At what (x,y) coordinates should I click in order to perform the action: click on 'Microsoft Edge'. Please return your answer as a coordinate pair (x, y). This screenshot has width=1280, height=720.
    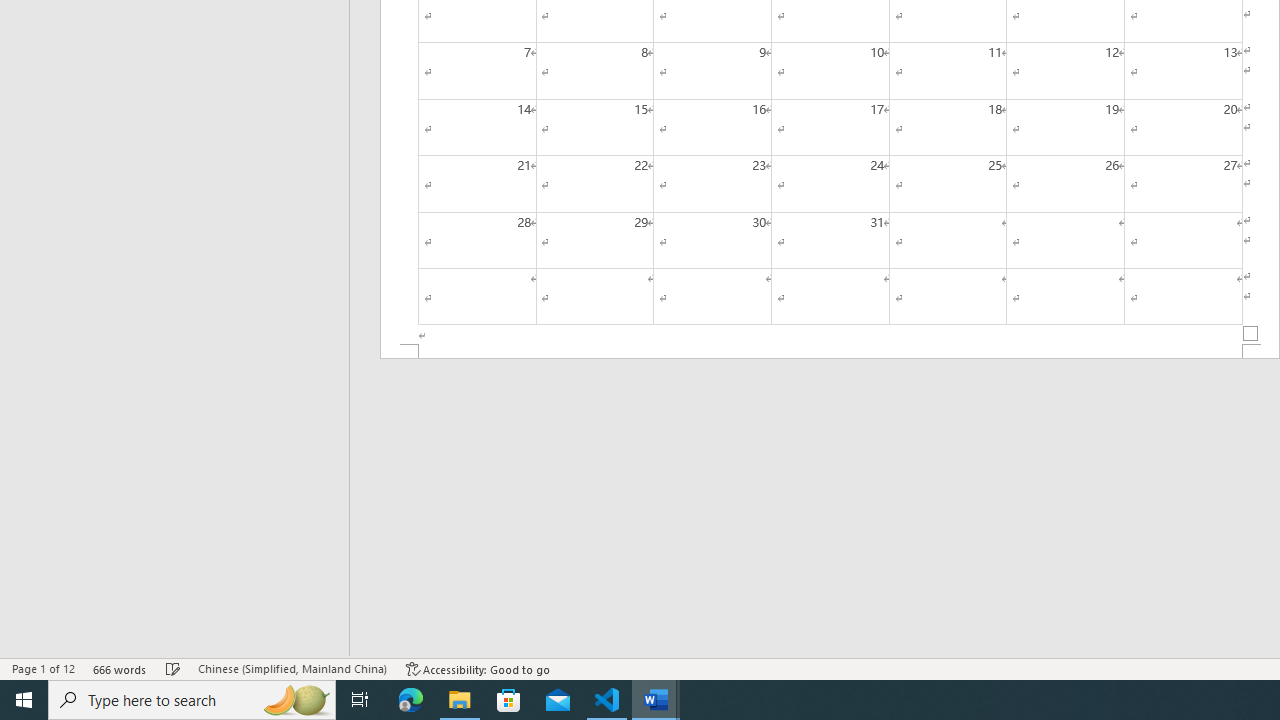
    Looking at the image, I should click on (410, 698).